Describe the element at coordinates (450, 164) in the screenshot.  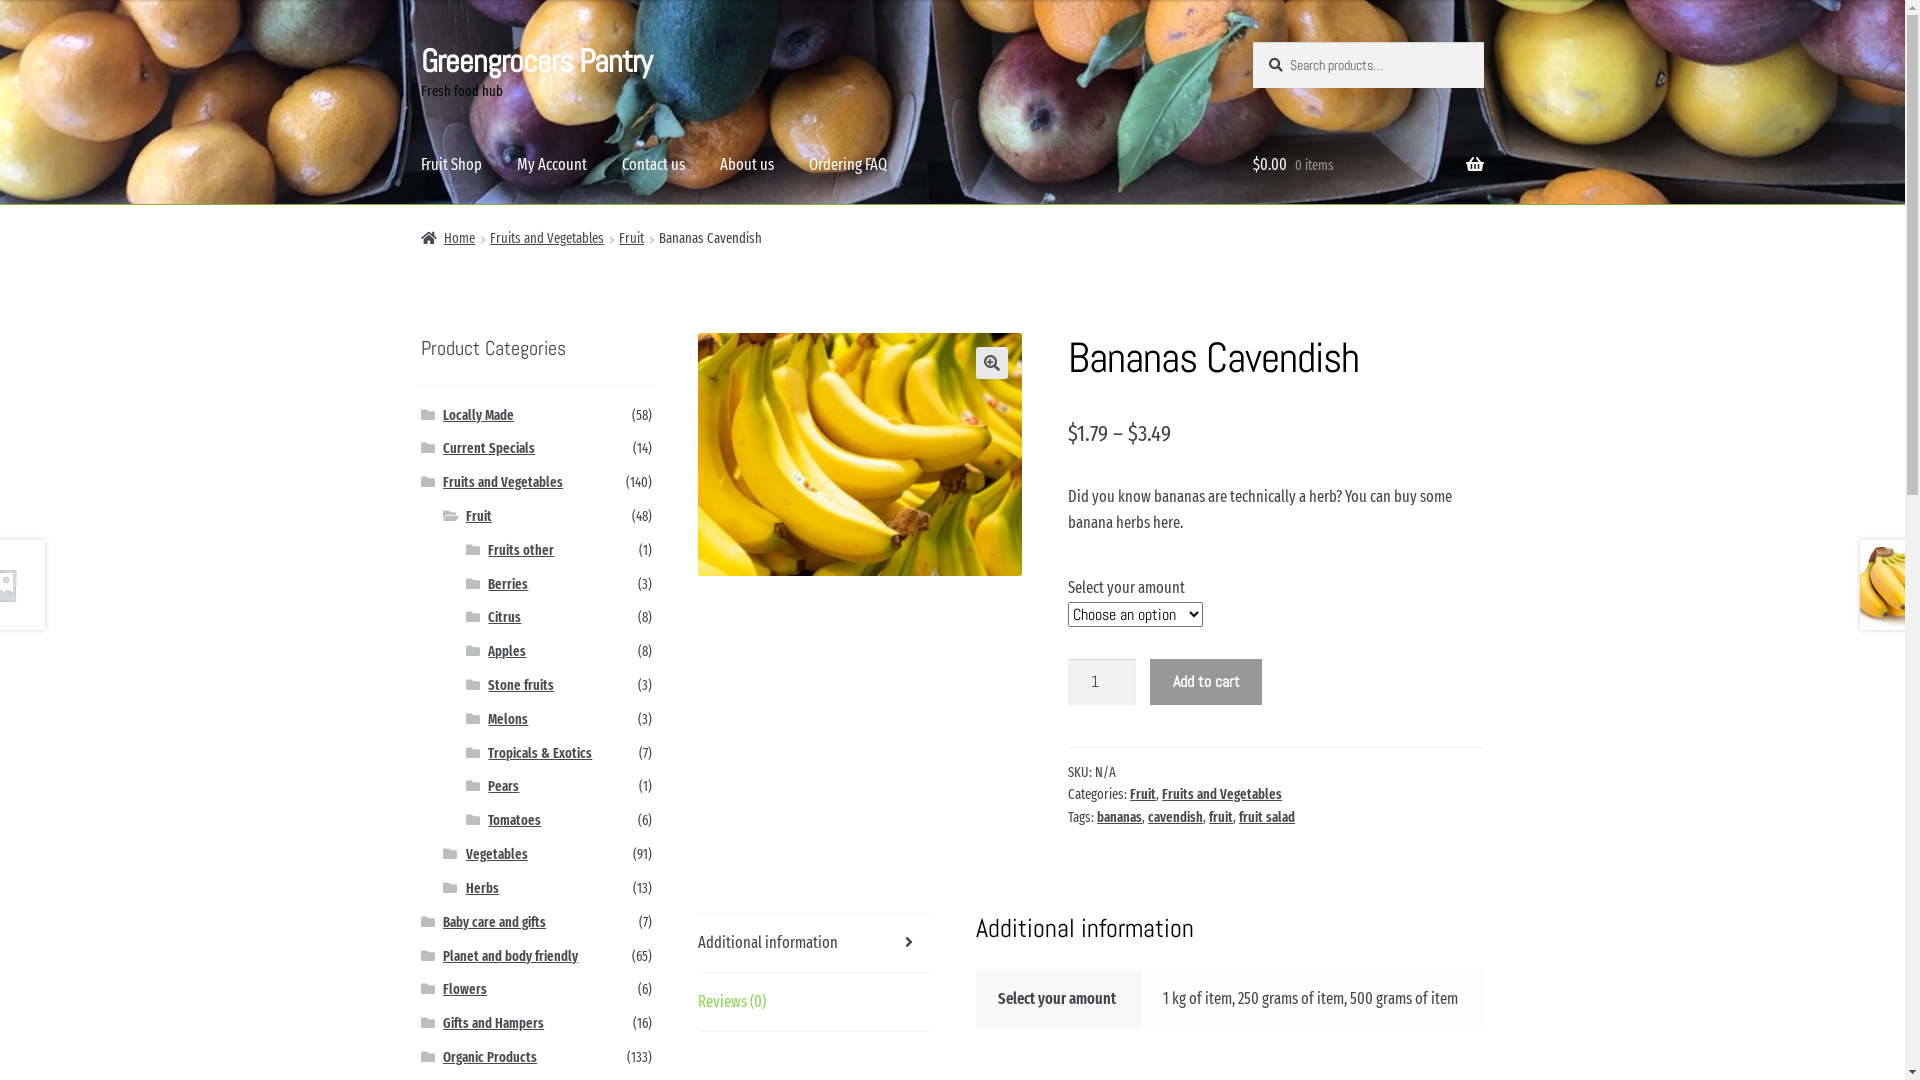
I see `'Fruit Shop'` at that location.